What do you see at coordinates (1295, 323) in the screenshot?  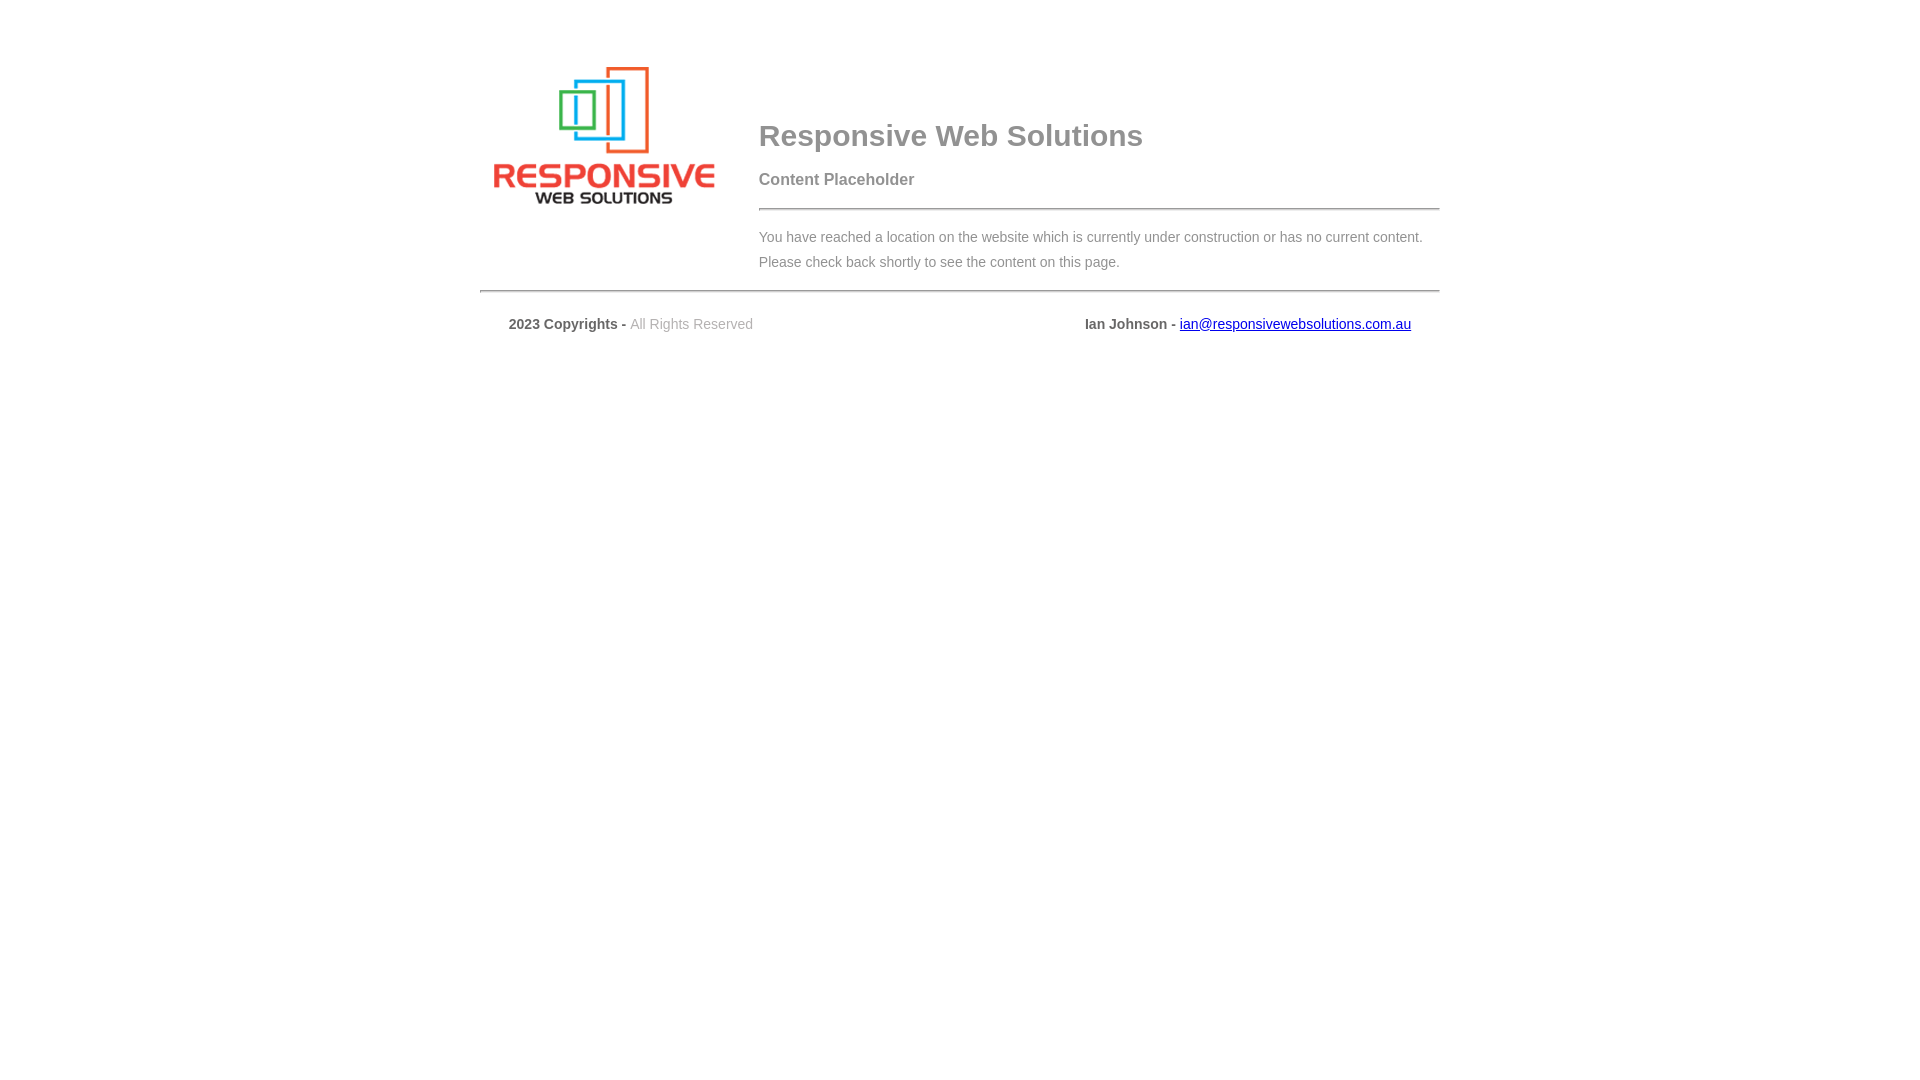 I see `'ian@responsivewebsolutions.com.au'` at bounding box center [1295, 323].